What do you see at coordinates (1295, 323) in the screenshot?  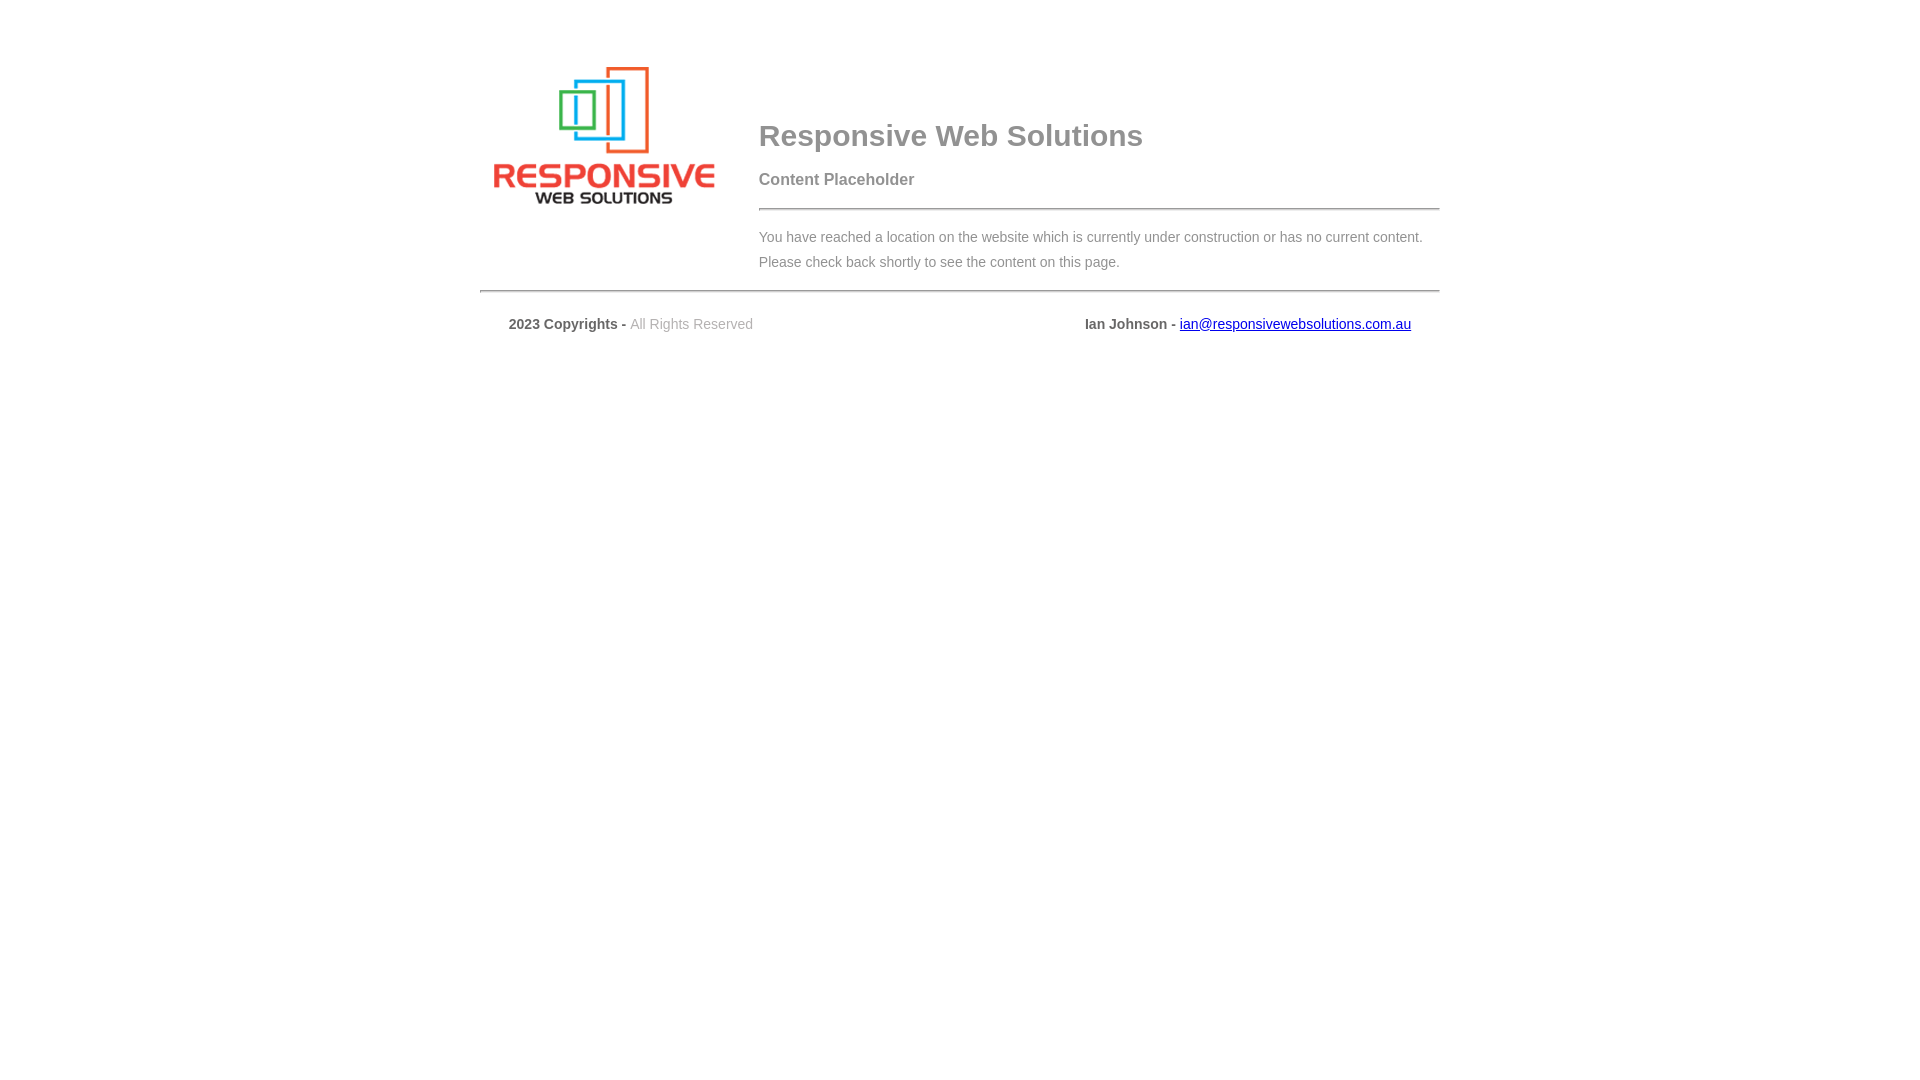 I see `'ian@responsivewebsolutions.com.au'` at bounding box center [1295, 323].